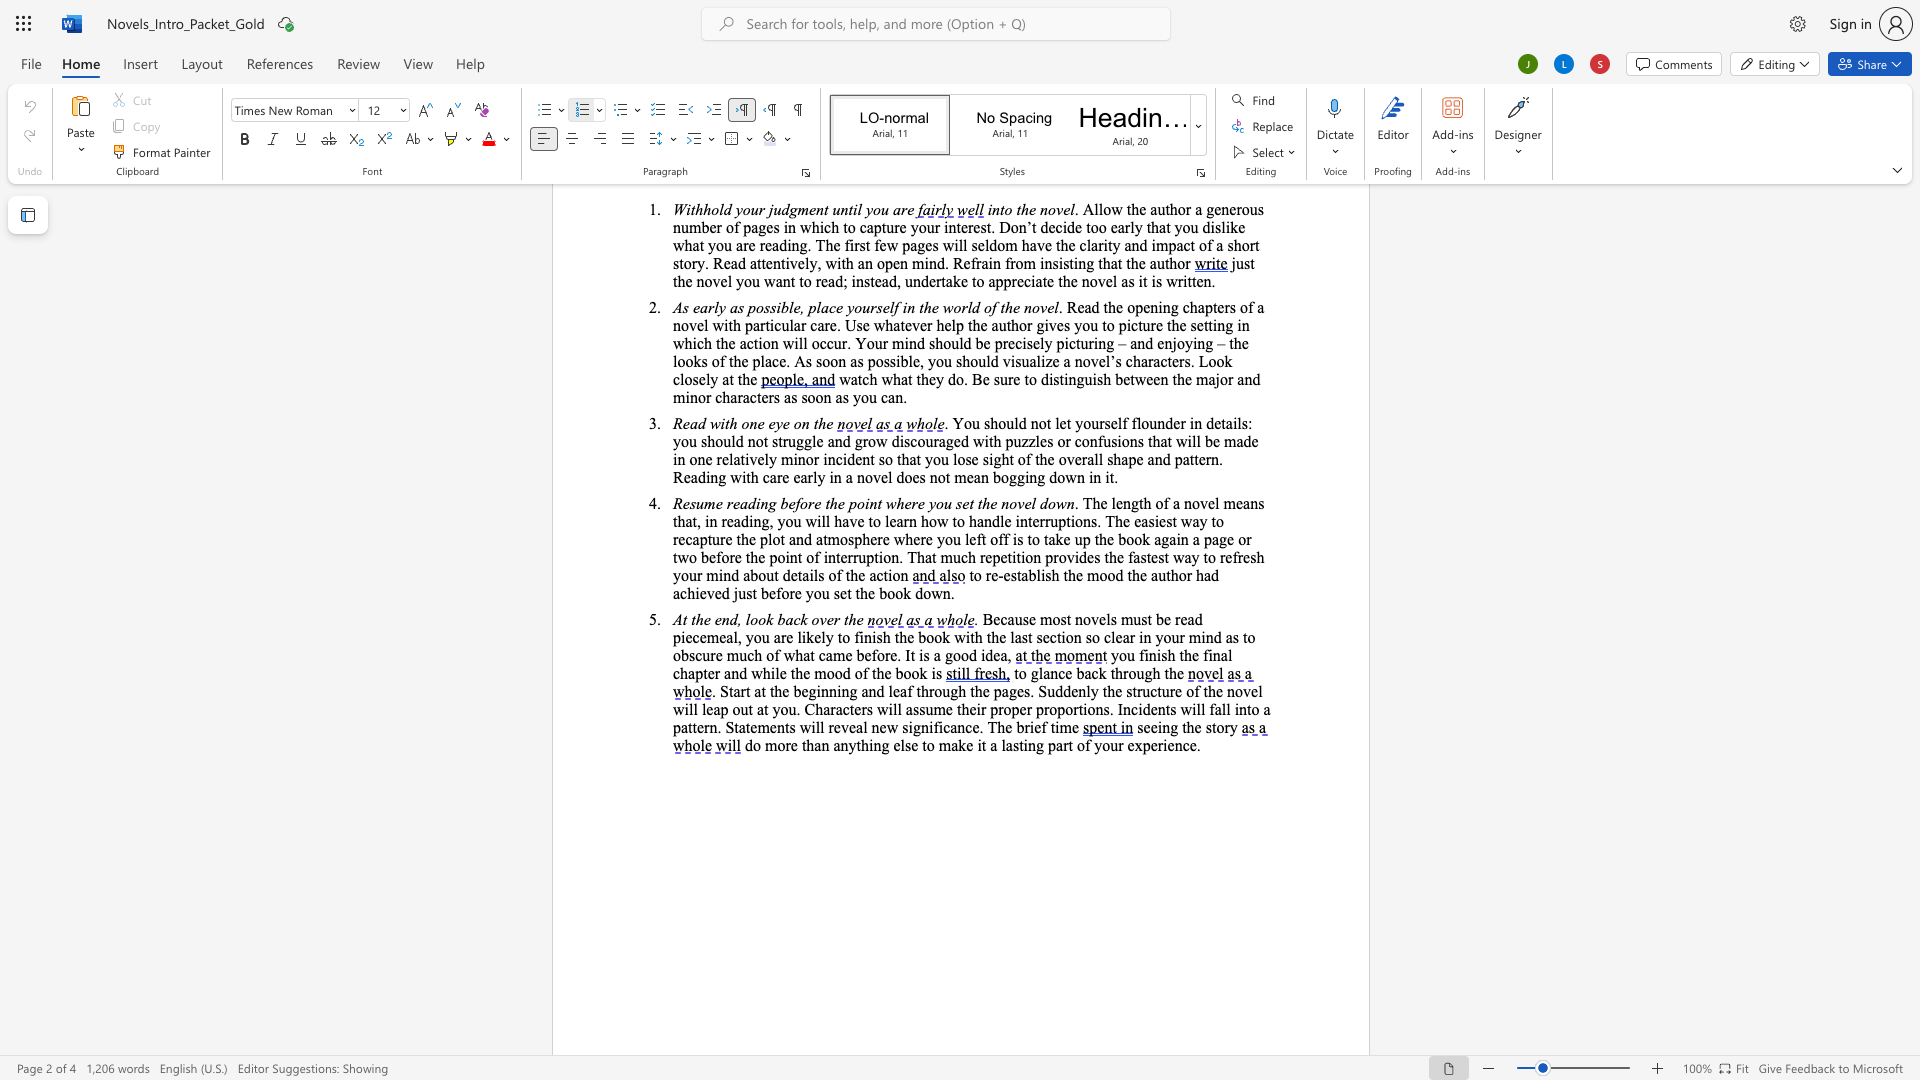 This screenshot has height=1080, width=1920. Describe the element at coordinates (1114, 655) in the screenshot. I see `the 1th character "y" in the text` at that location.